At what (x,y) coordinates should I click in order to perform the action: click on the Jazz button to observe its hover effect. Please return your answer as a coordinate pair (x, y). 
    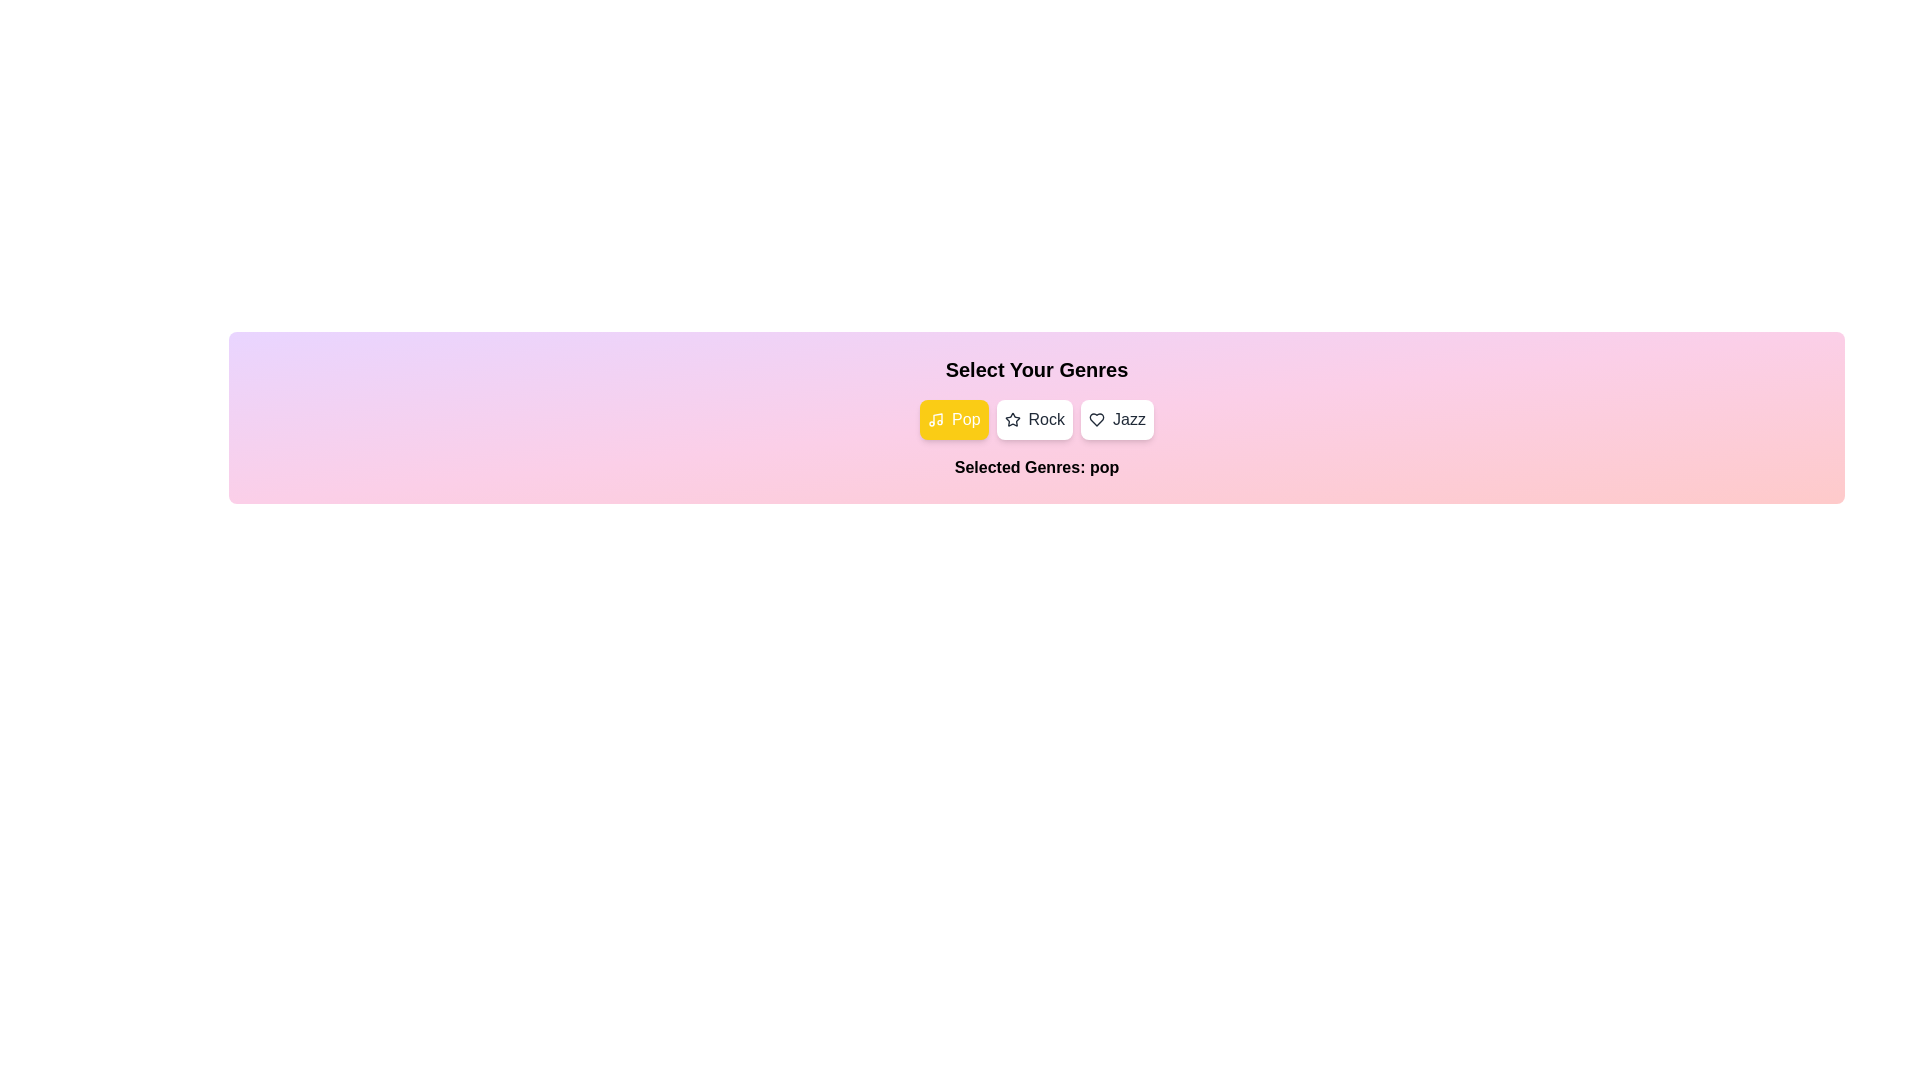
    Looking at the image, I should click on (1116, 419).